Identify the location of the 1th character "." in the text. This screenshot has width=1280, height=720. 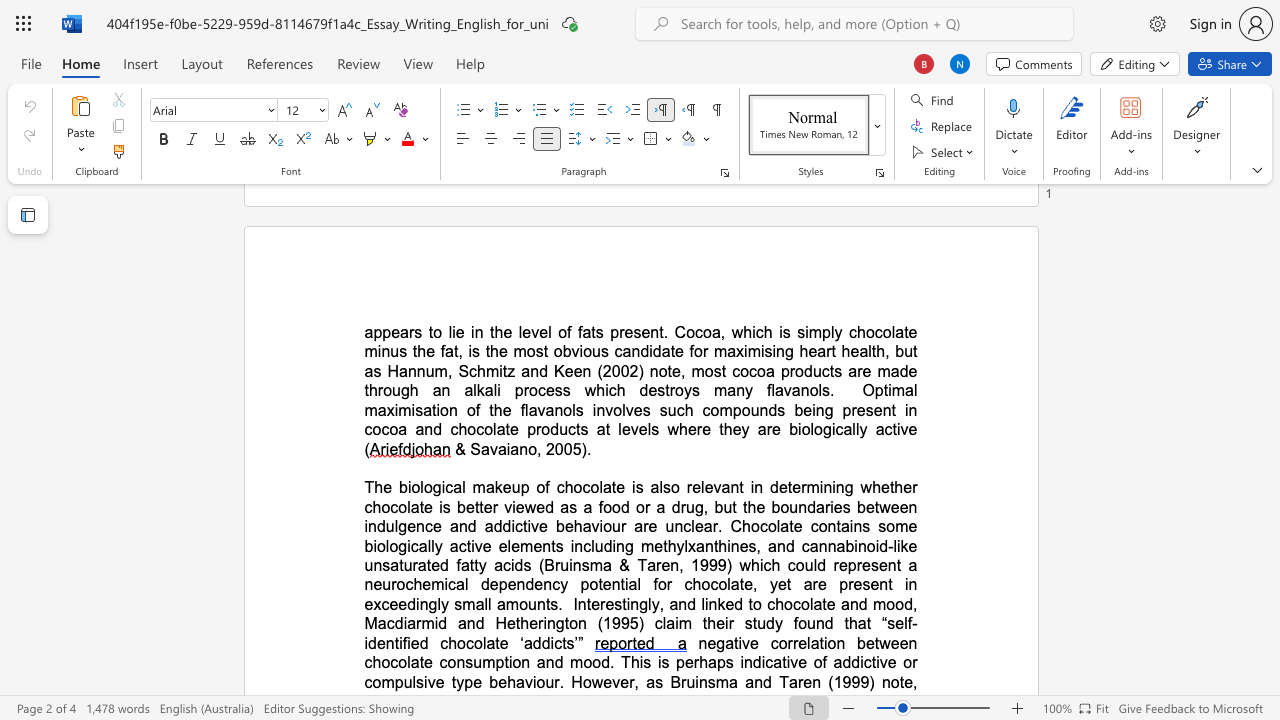
(588, 448).